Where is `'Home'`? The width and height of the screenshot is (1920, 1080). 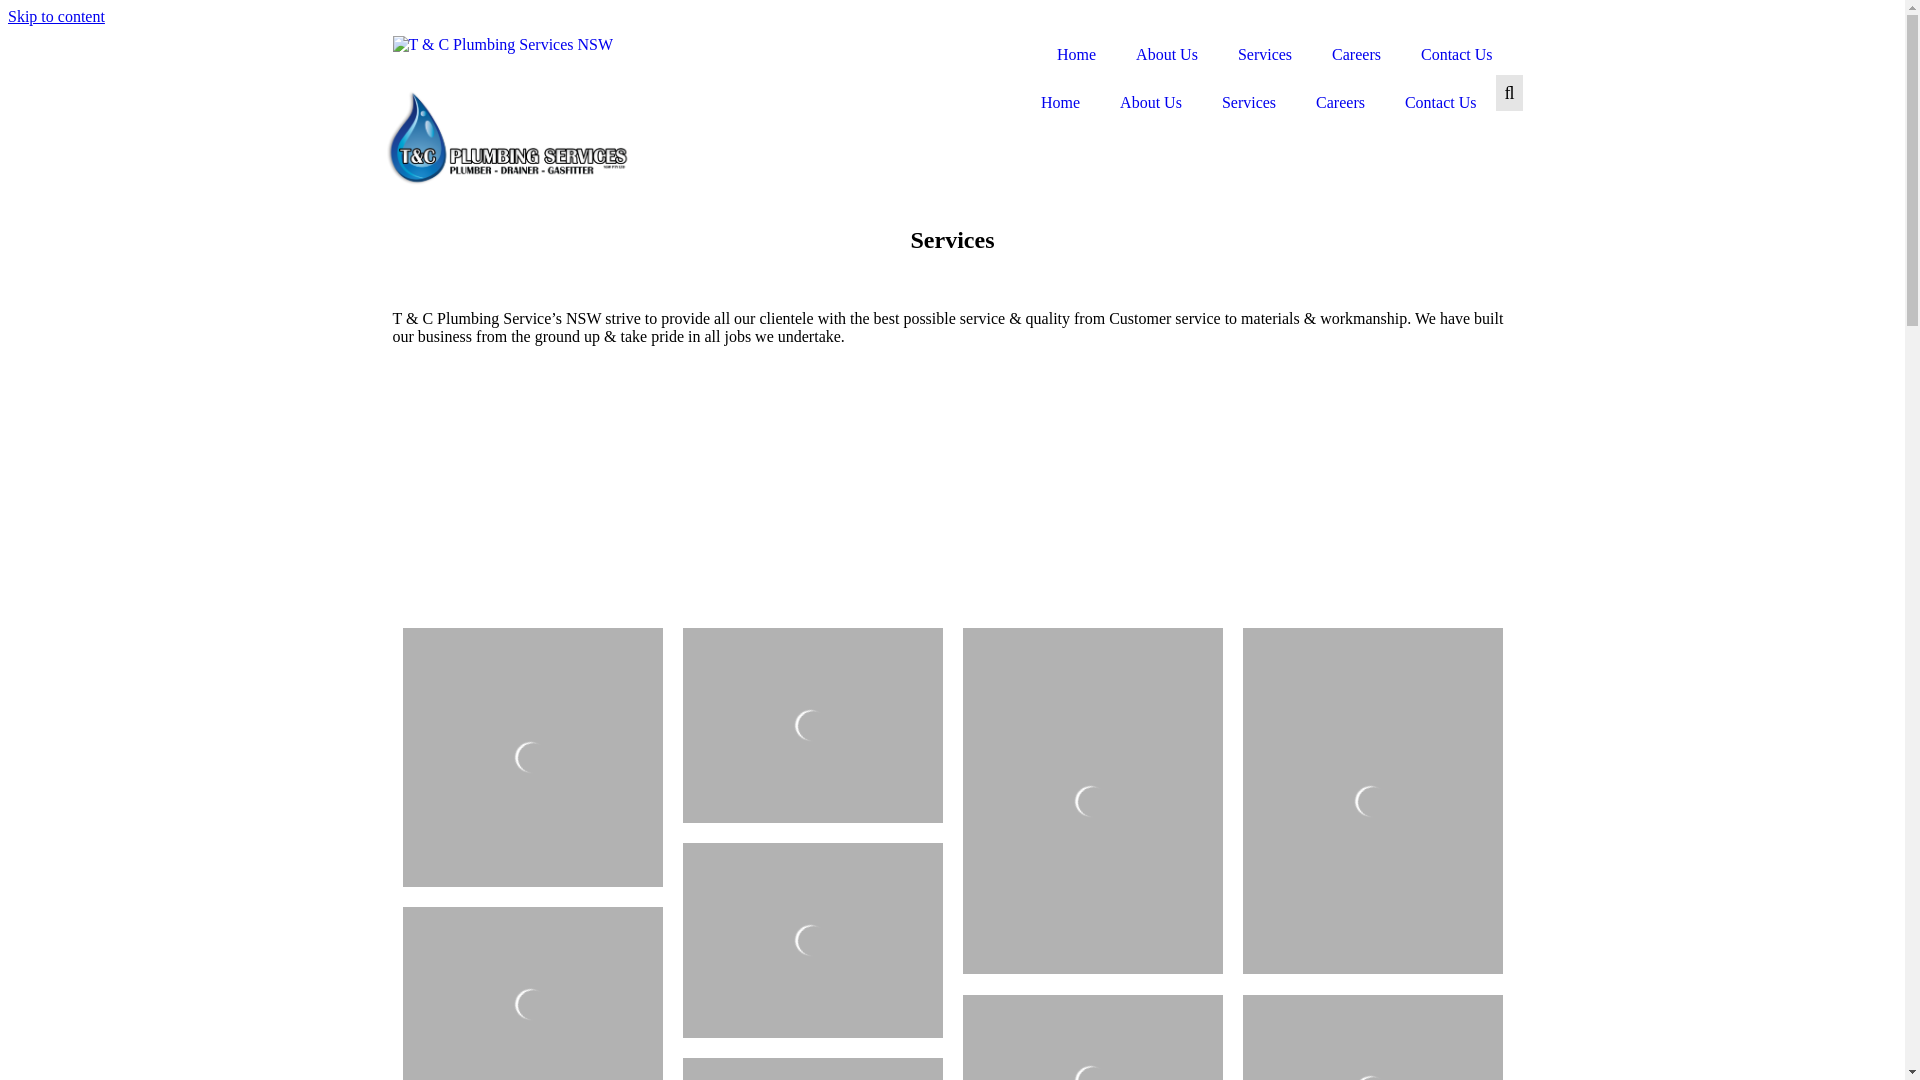
'Home' is located at coordinates (1059, 103).